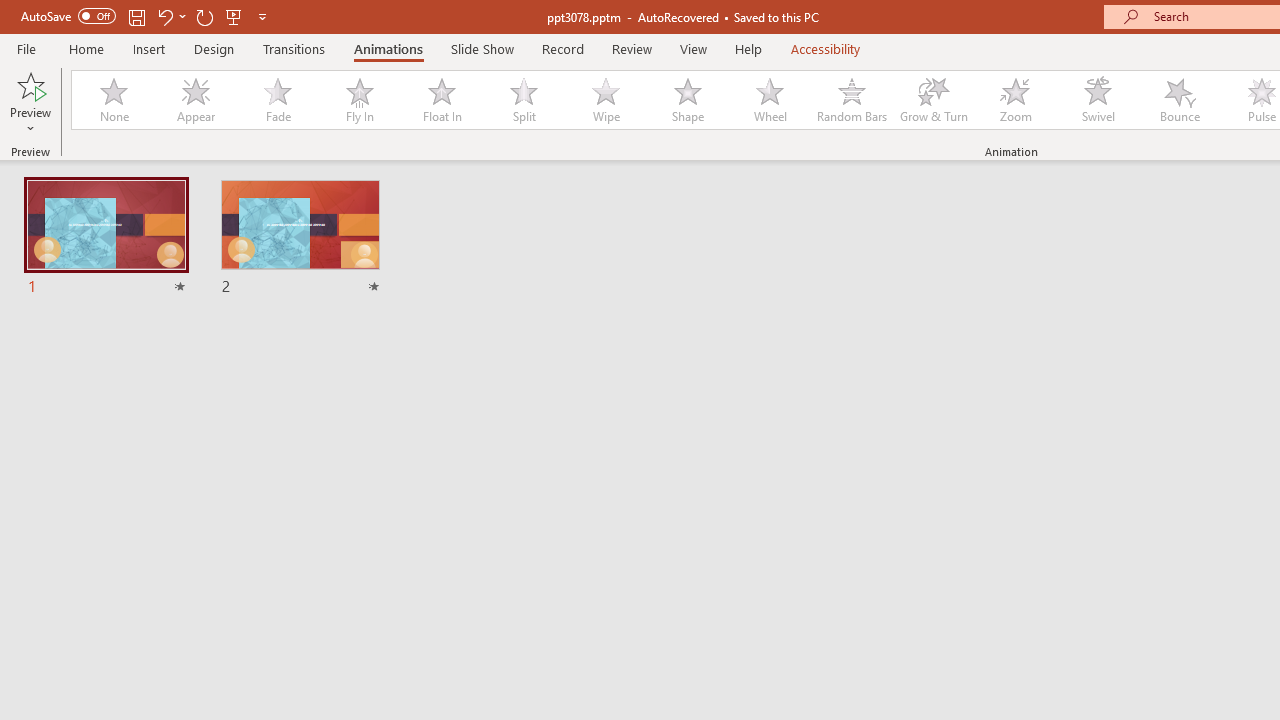 The image size is (1280, 720). What do you see at coordinates (693, 48) in the screenshot?
I see `'View'` at bounding box center [693, 48].